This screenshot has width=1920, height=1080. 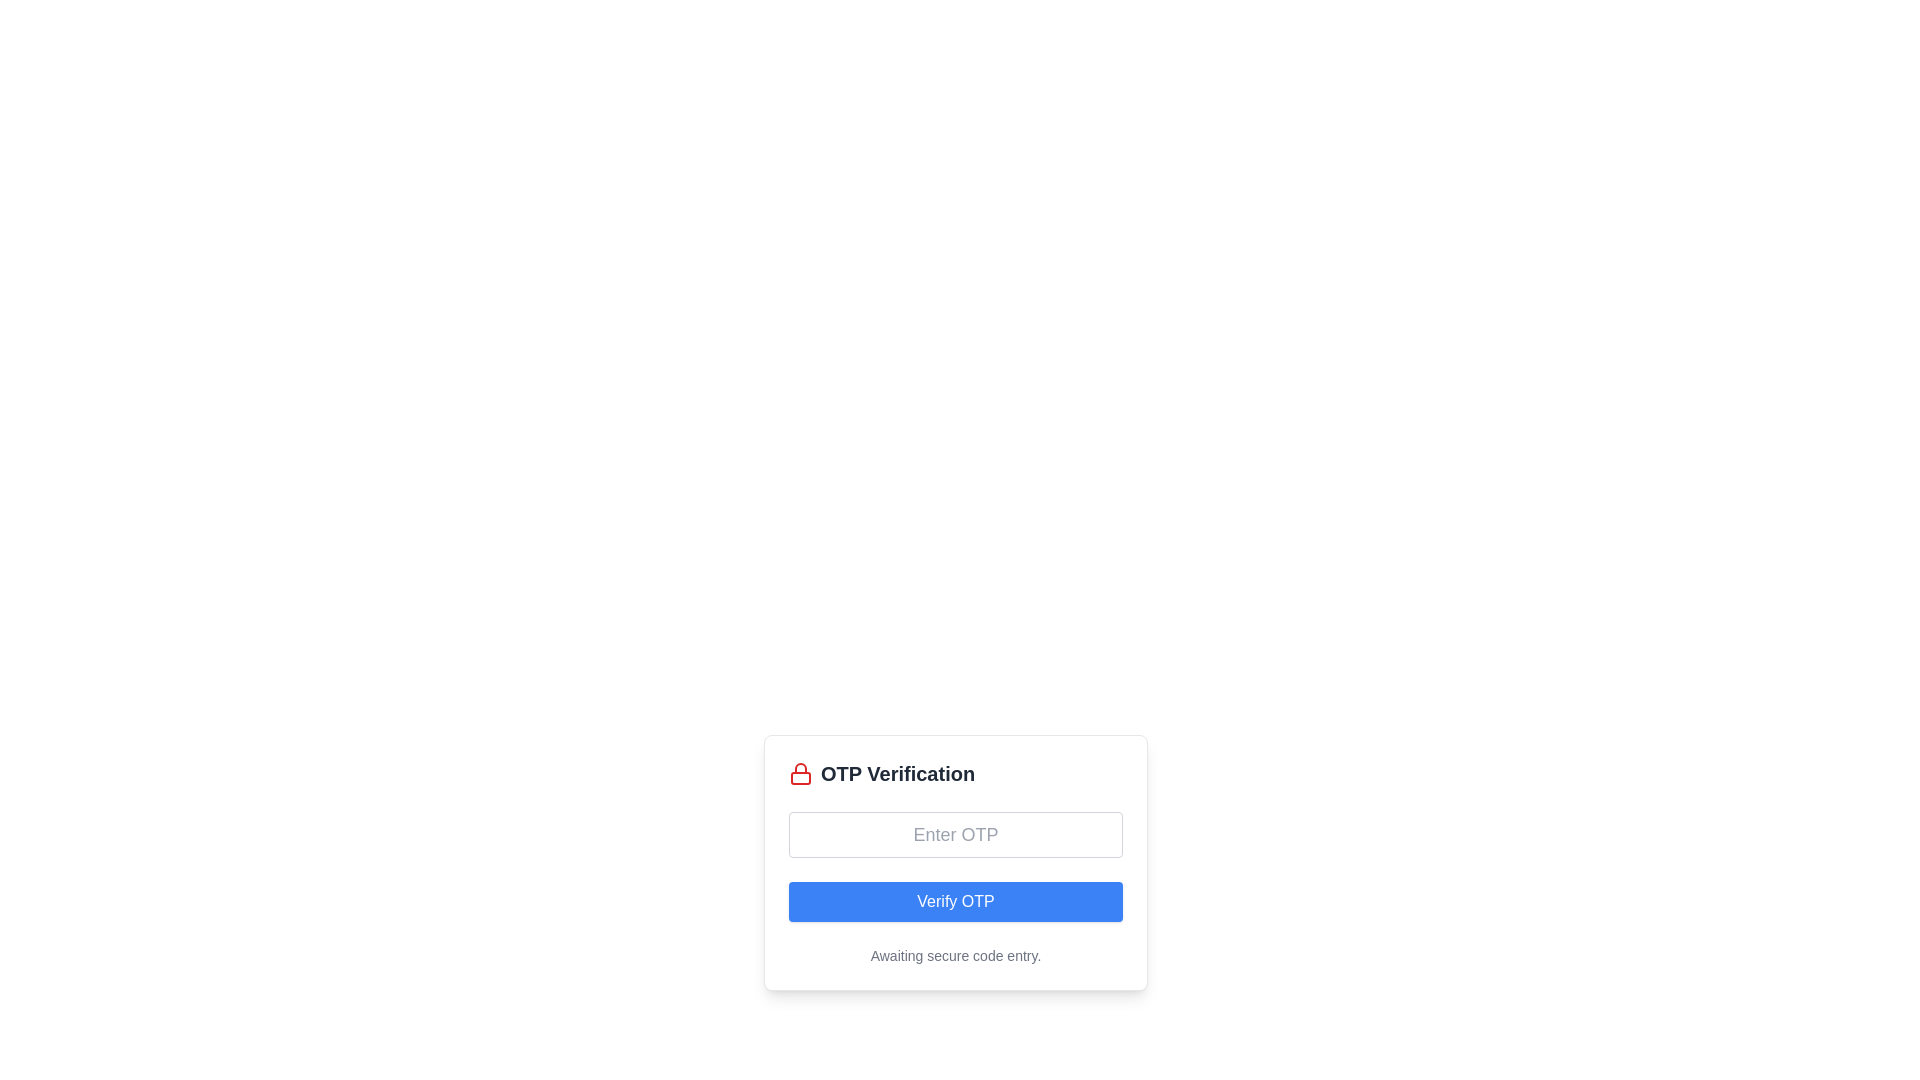 I want to click on the lock icon representing security for the OTP verification process, located to the left of the 'OTP Verification' text, so click(x=801, y=773).